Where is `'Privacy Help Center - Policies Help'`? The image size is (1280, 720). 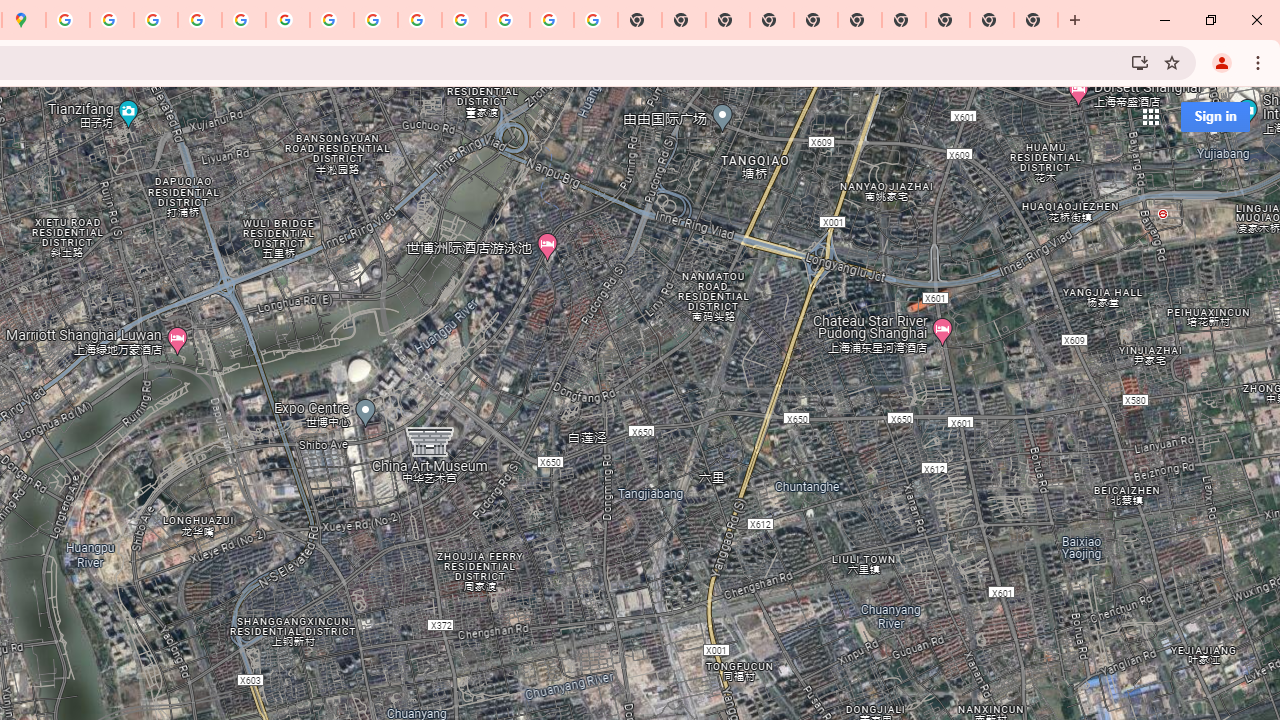
'Privacy Help Center - Policies Help' is located at coordinates (199, 20).